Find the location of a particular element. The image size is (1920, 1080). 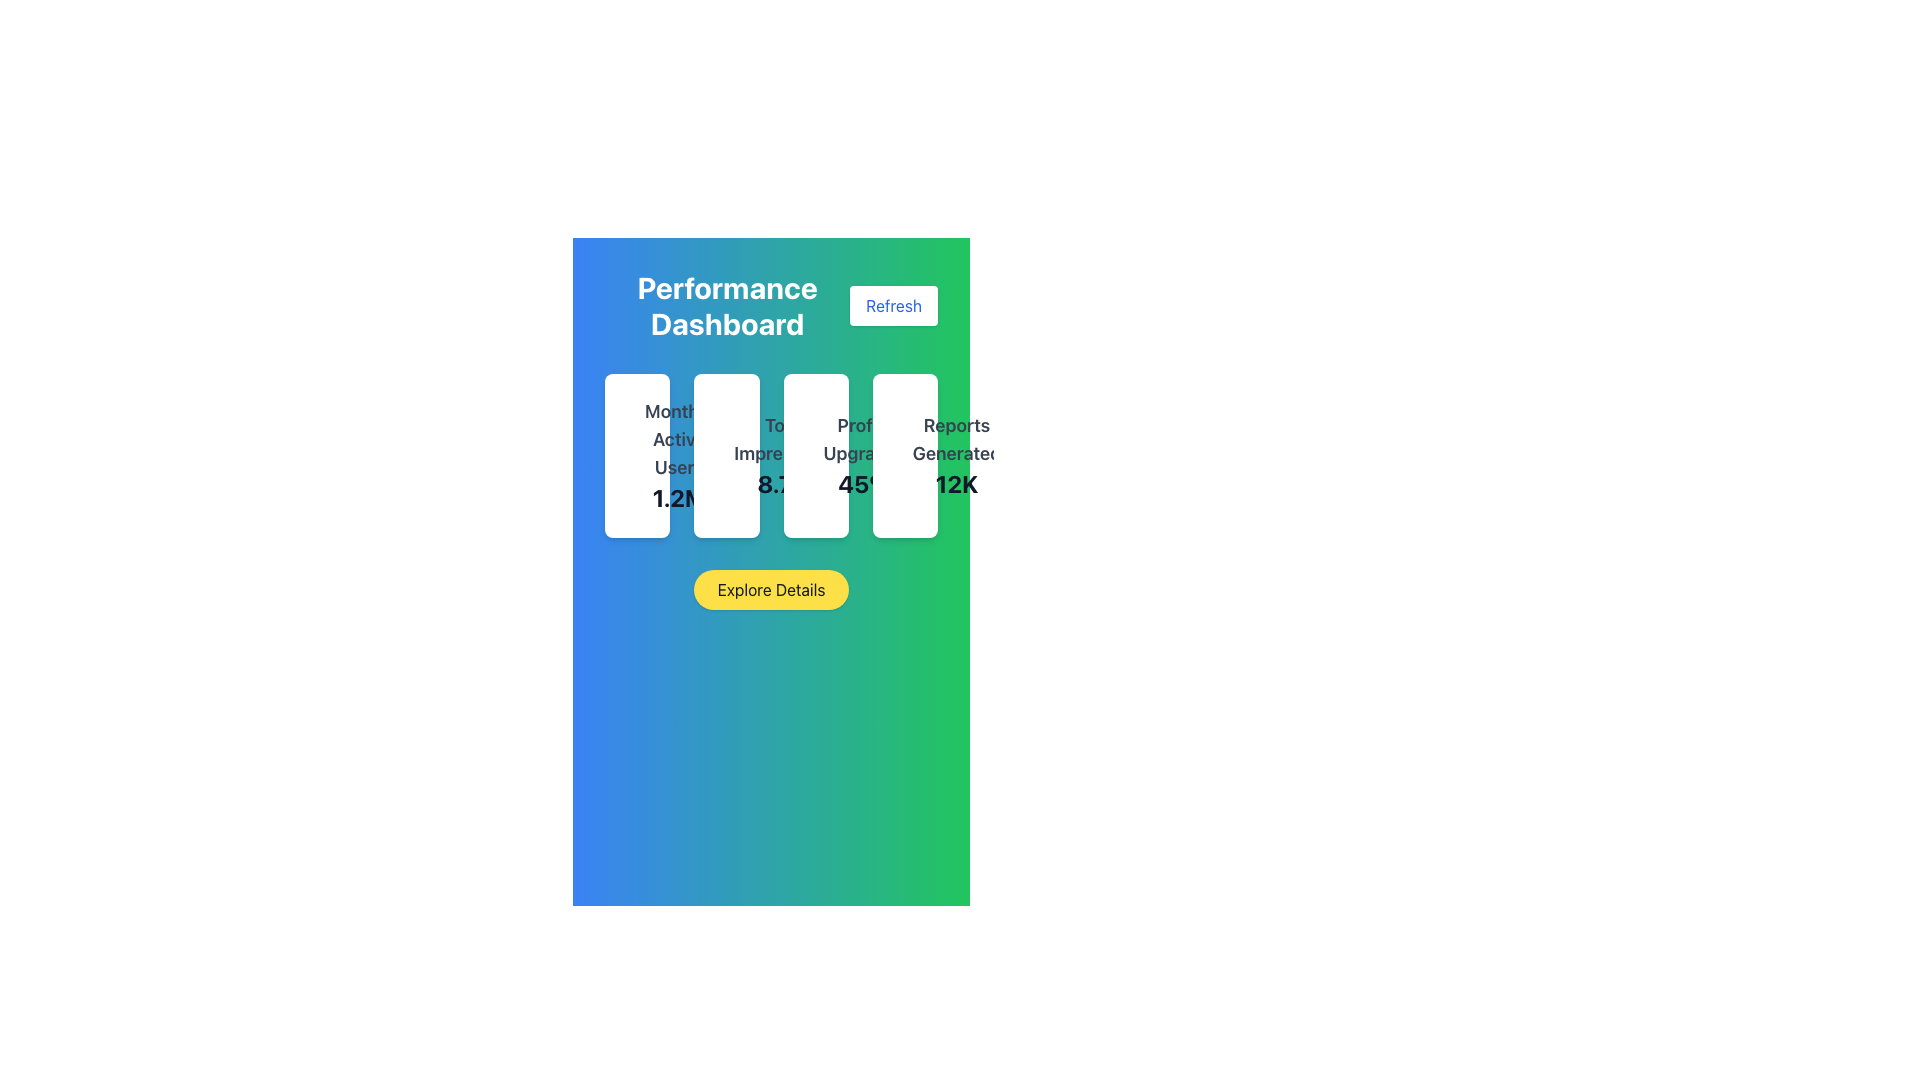

current number of monthly active users displayed in the first card of the dashboard interface is located at coordinates (679, 455).